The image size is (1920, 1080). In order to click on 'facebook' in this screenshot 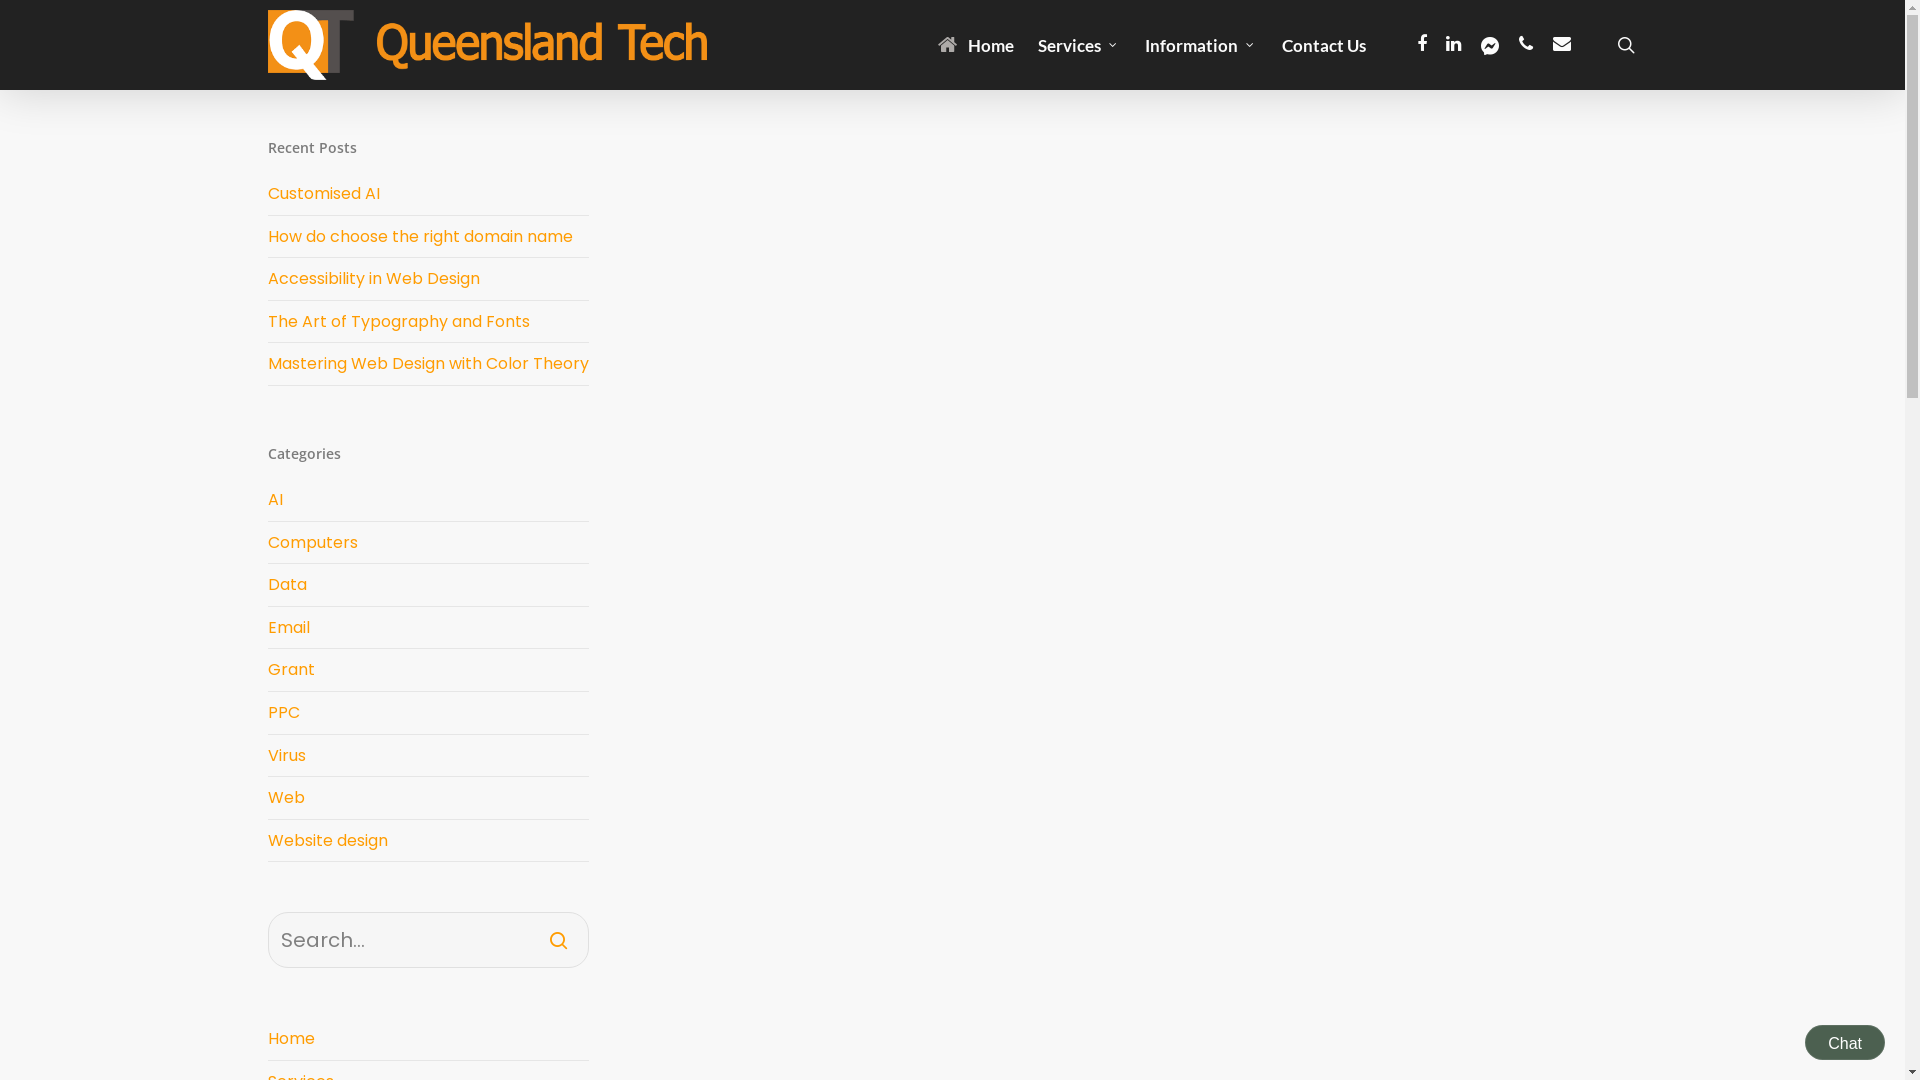, I will do `click(1420, 45)`.